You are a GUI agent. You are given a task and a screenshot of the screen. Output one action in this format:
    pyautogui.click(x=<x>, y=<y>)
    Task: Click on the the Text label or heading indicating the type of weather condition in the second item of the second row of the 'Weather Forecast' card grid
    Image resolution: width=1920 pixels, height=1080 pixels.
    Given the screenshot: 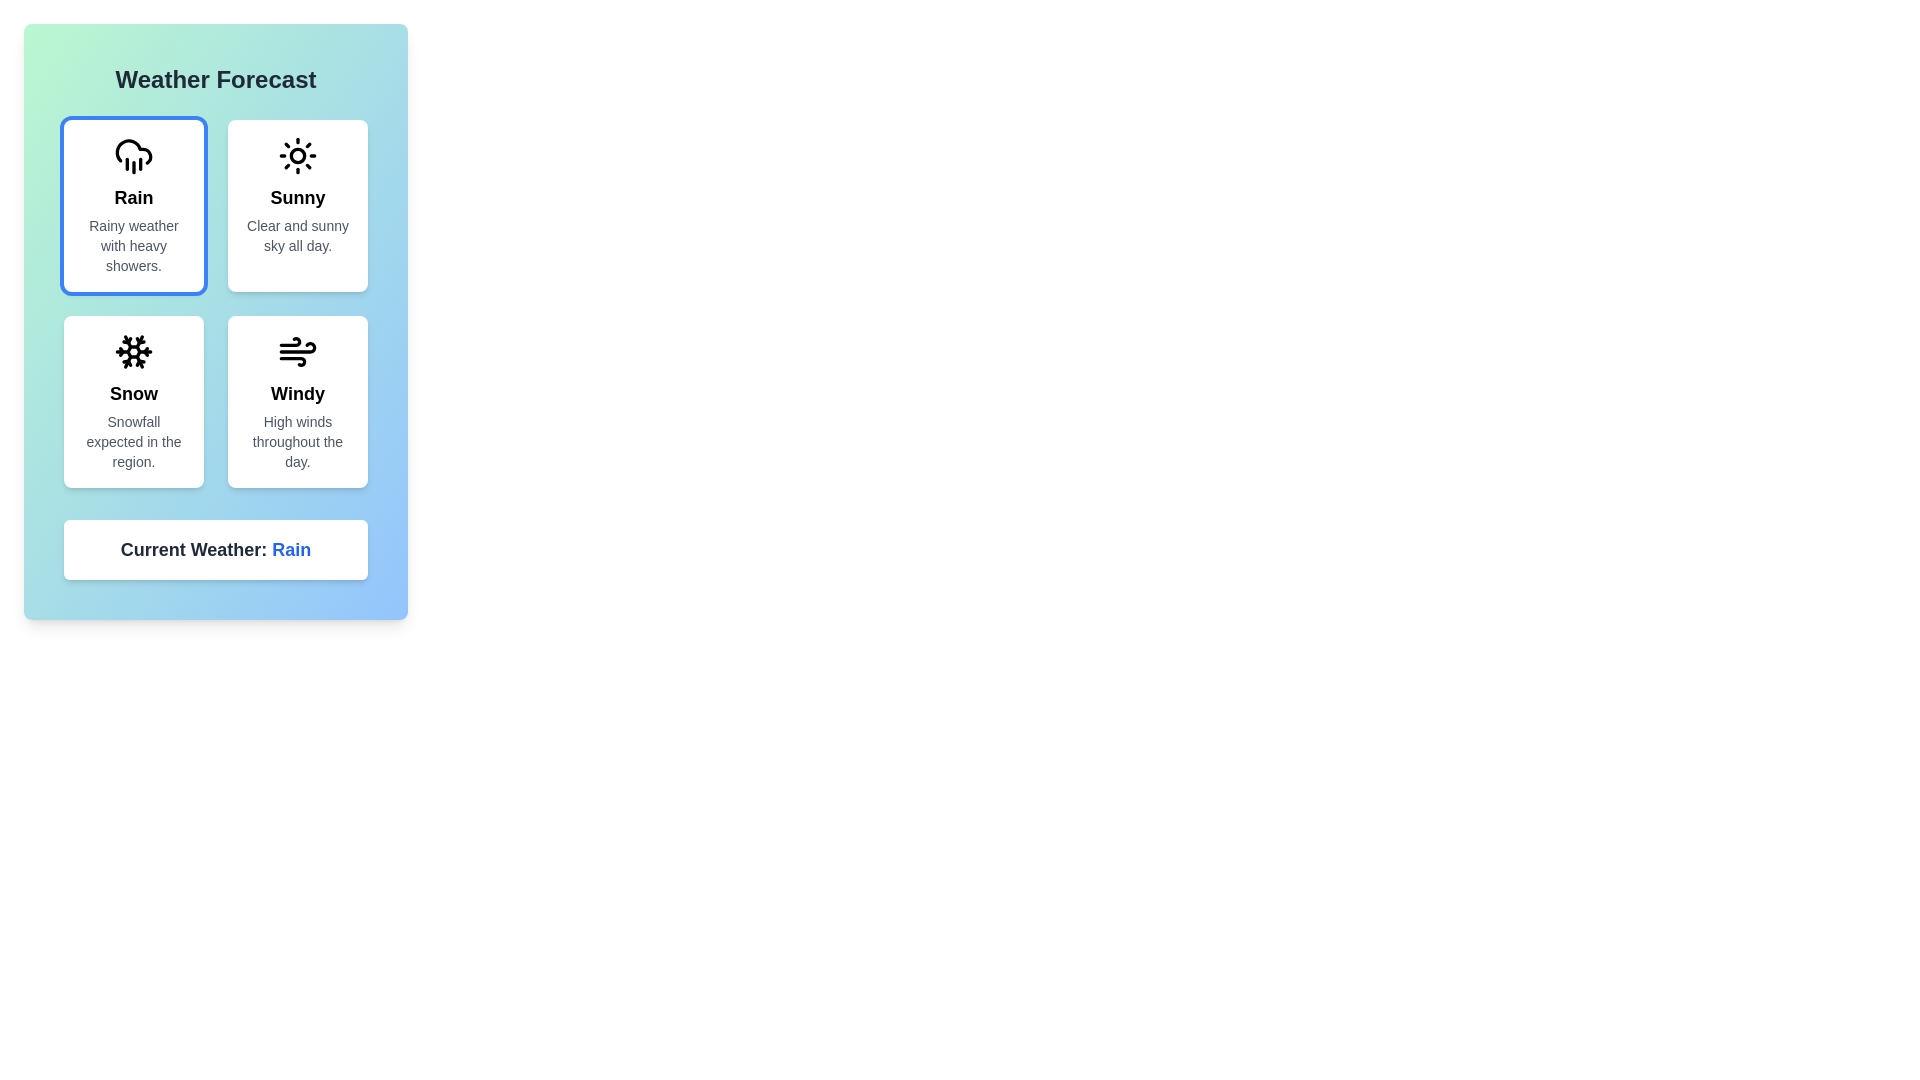 What is the action you would take?
    pyautogui.click(x=133, y=393)
    